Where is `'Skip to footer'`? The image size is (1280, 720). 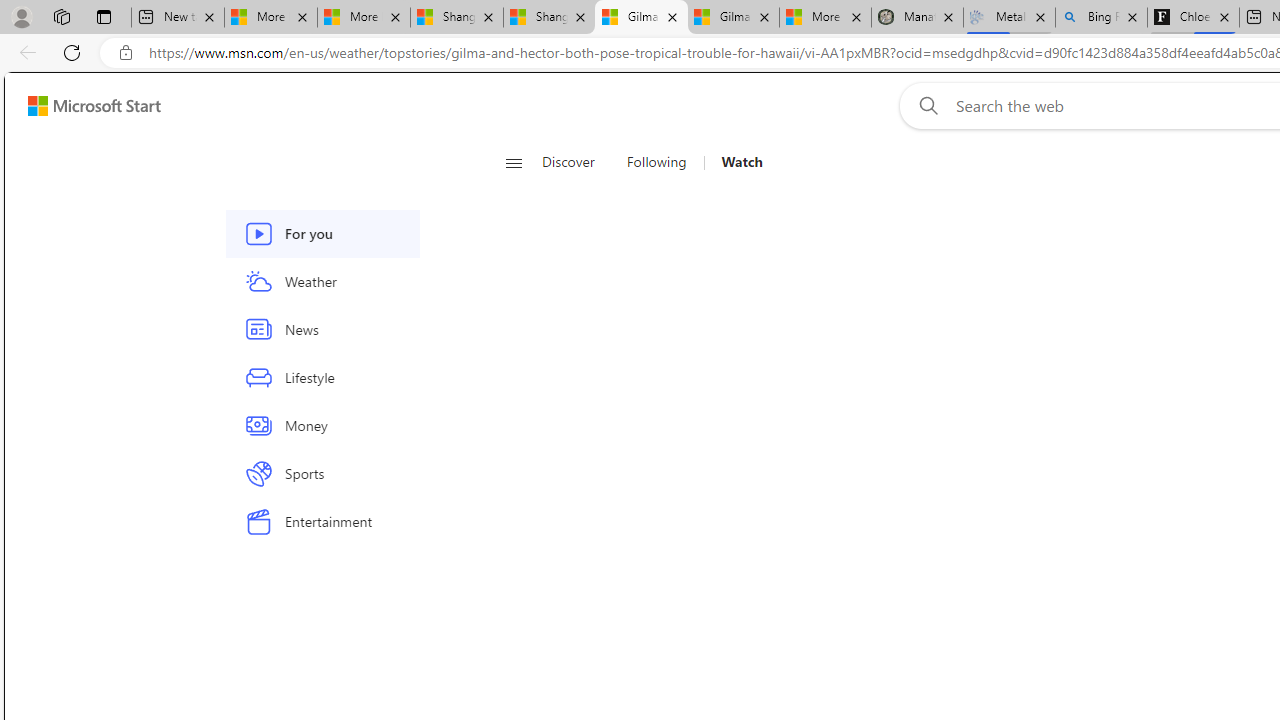 'Skip to footer' is located at coordinates (81, 105).